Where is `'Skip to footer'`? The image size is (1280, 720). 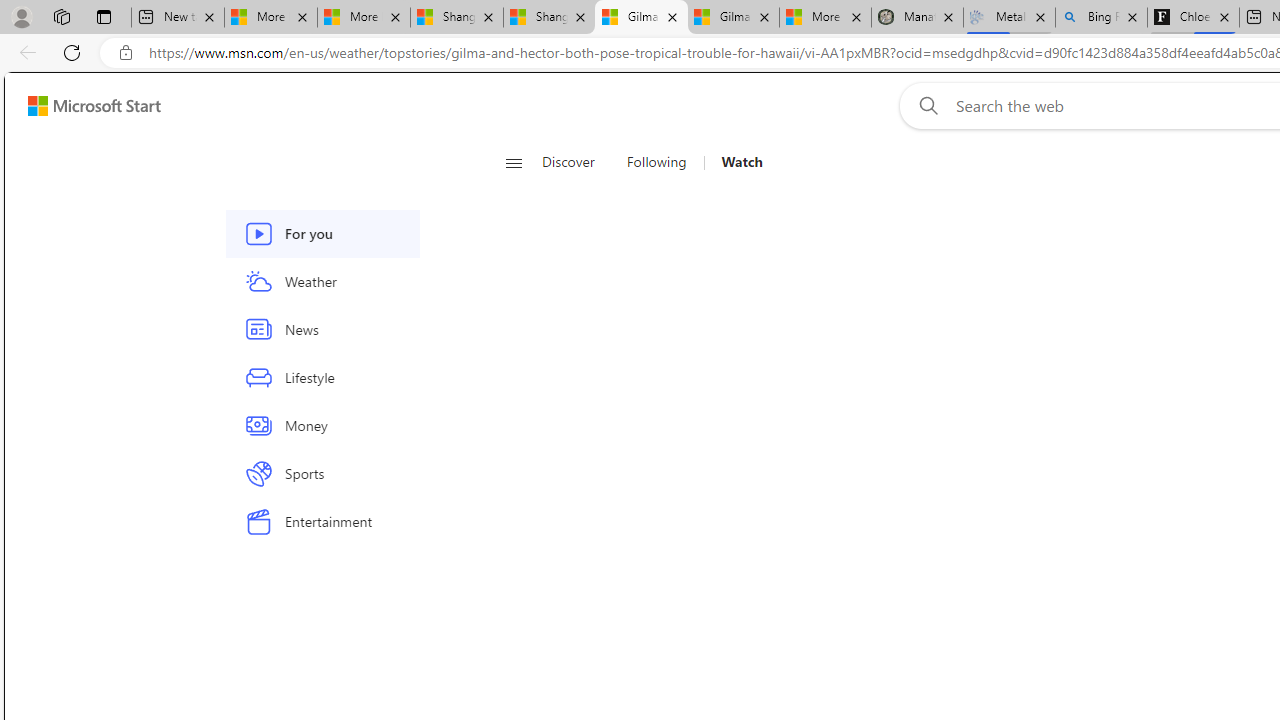 'Skip to footer' is located at coordinates (81, 105).